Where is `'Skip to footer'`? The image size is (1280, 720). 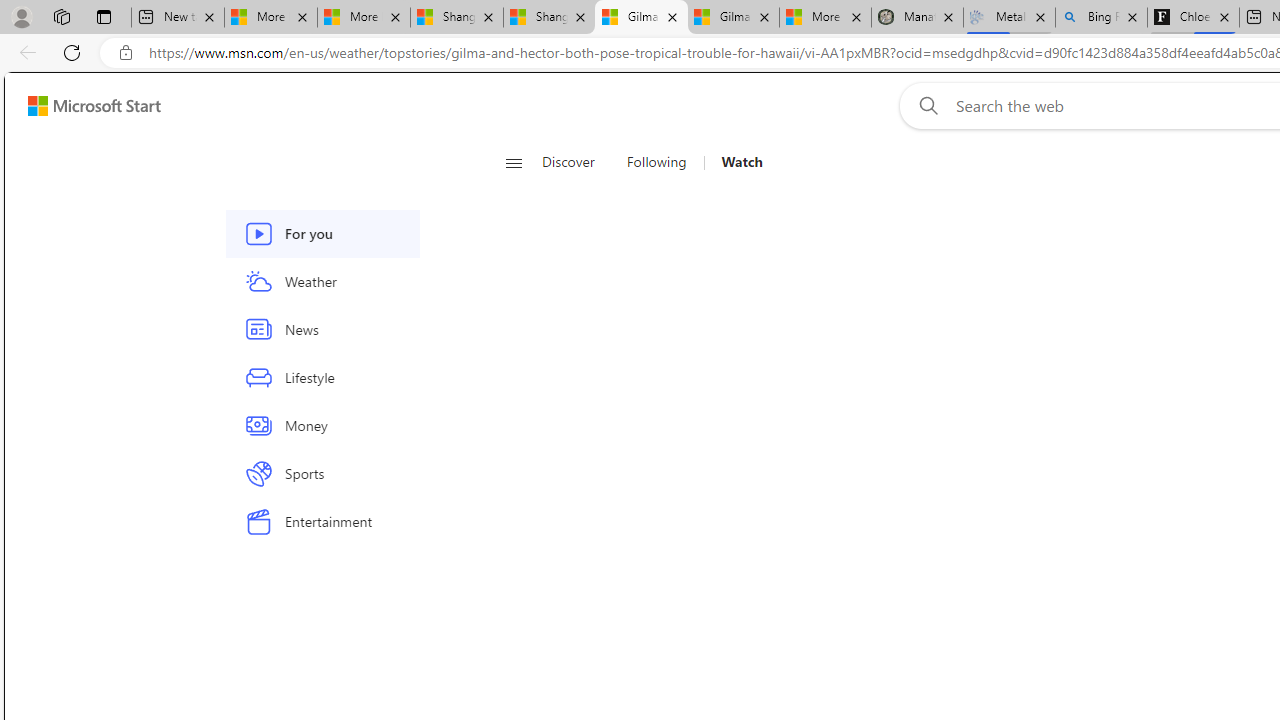 'Skip to footer' is located at coordinates (81, 105).